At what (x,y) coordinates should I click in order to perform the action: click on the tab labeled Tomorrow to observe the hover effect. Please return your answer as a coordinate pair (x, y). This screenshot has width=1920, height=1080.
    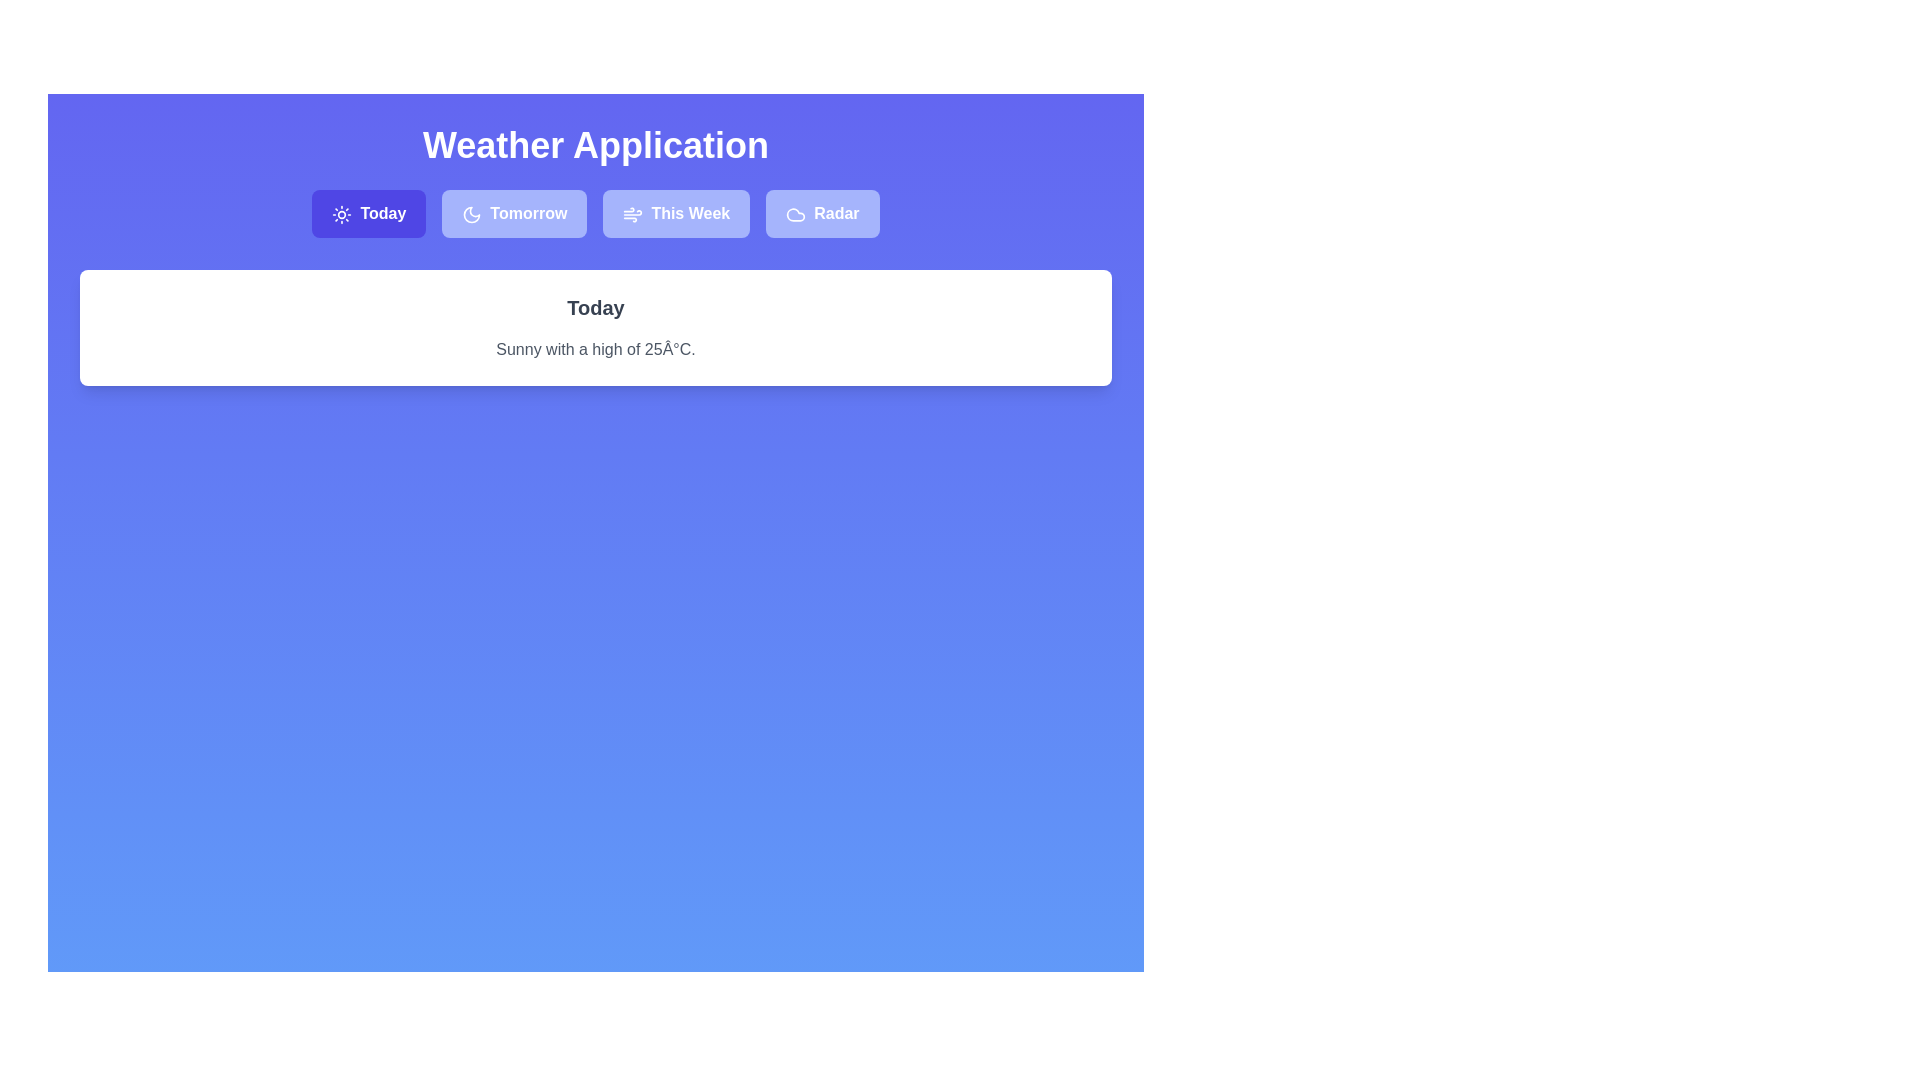
    Looking at the image, I should click on (514, 213).